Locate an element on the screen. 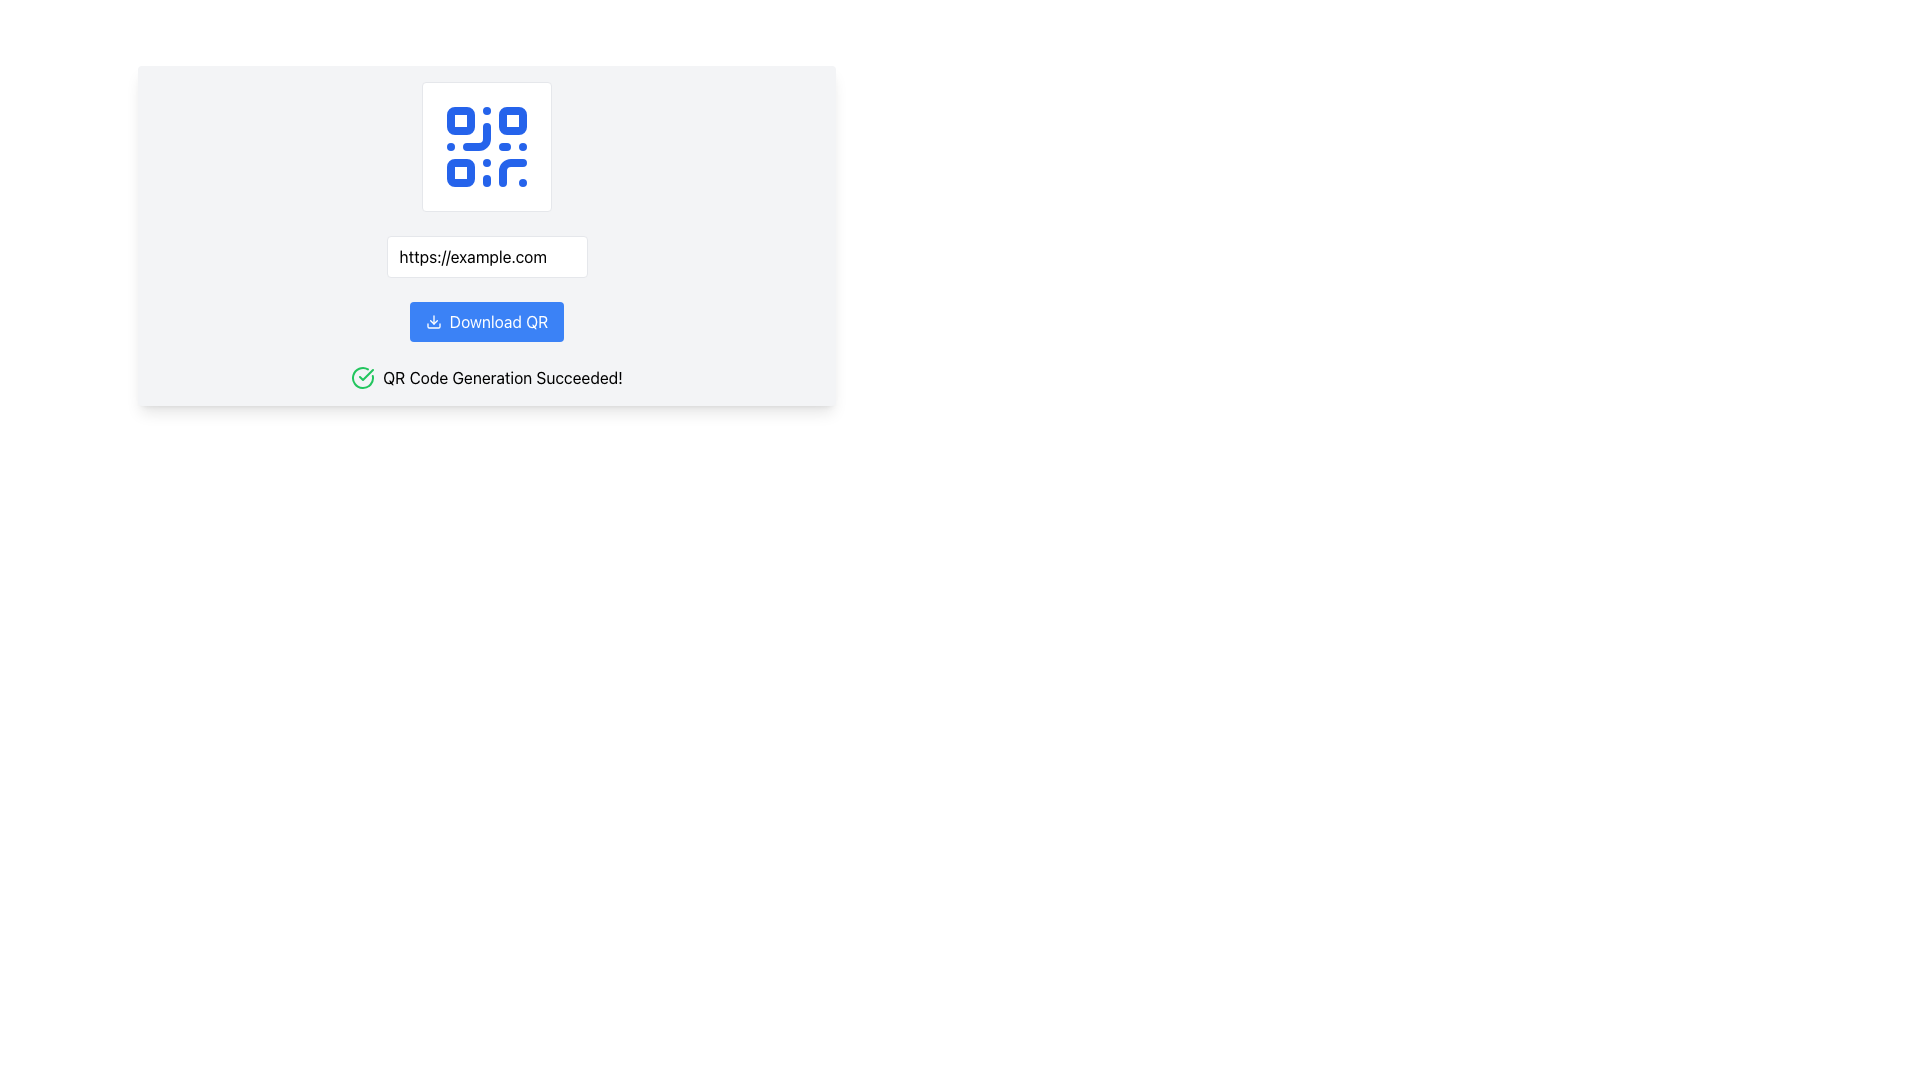  the download icon which is part of the 'Download QR' button is located at coordinates (432, 320).